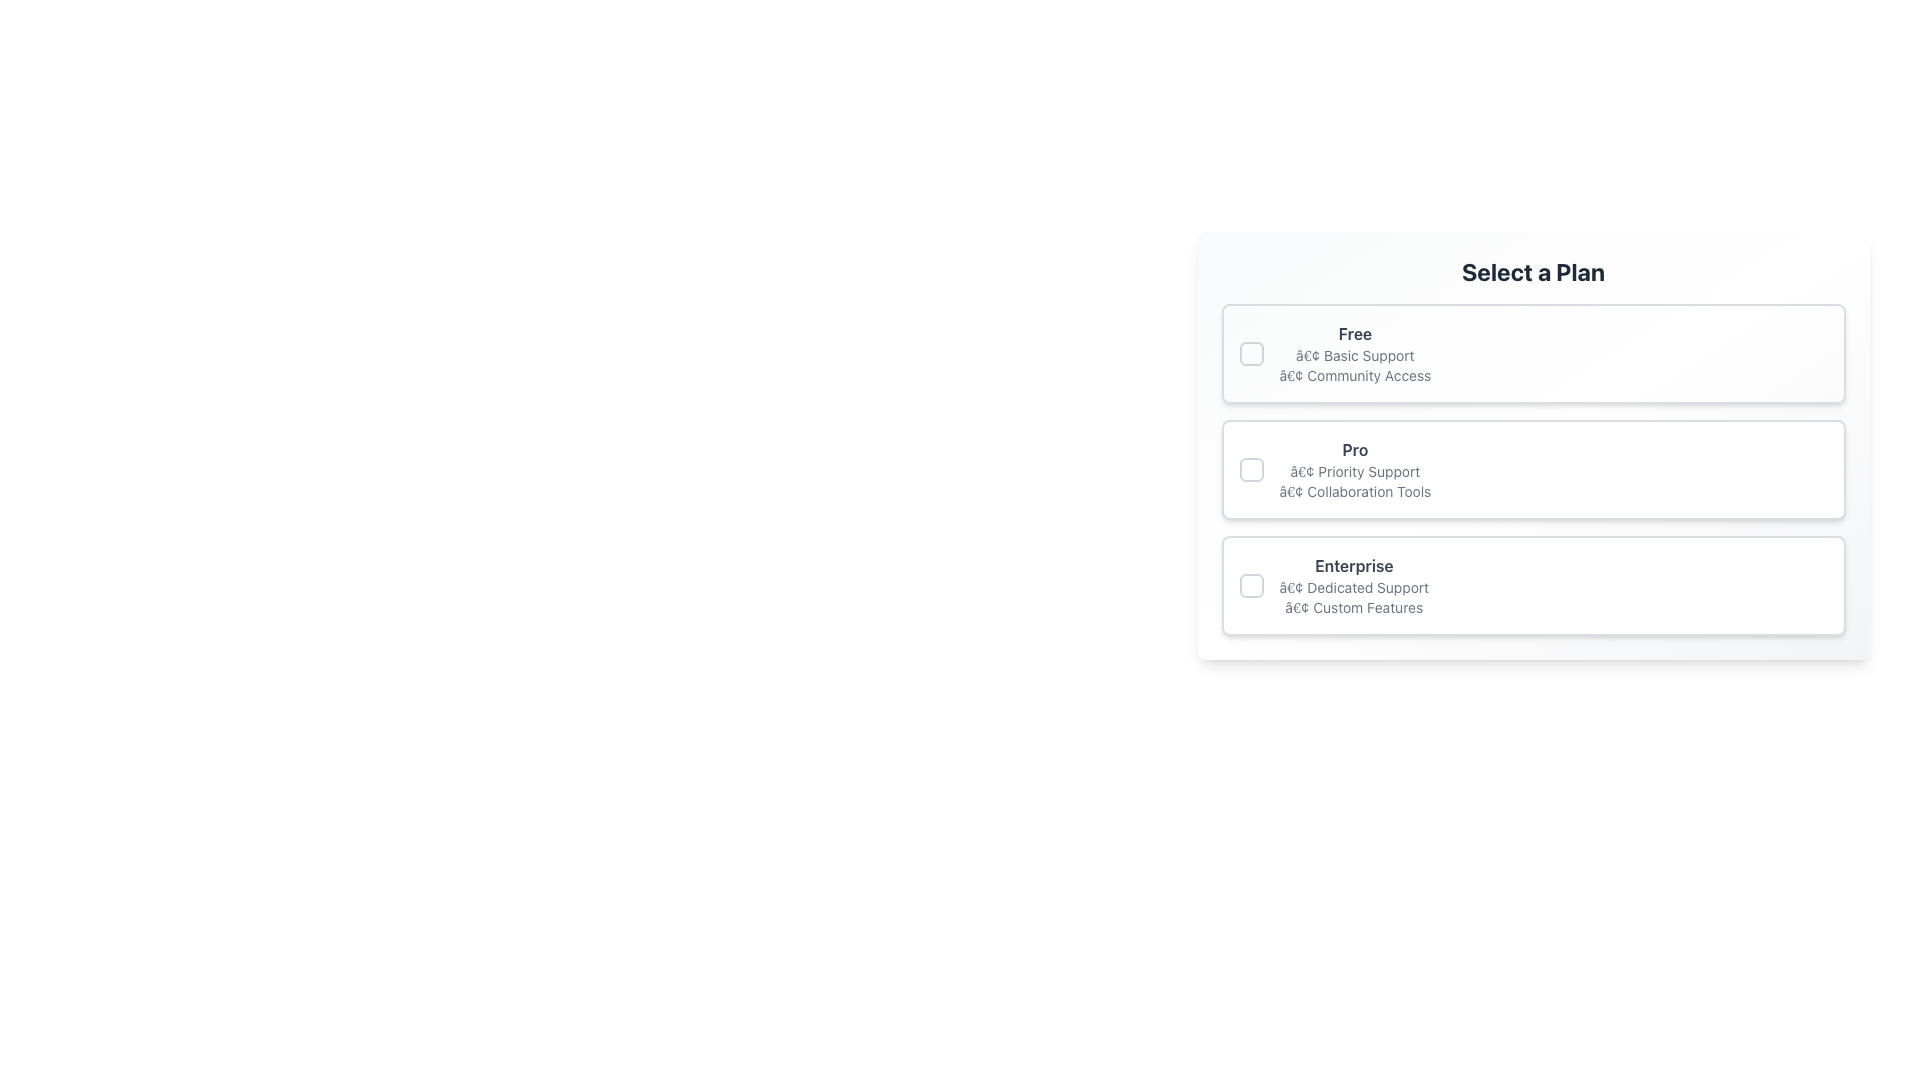  I want to click on the bold-styled label with the text 'Pro' displayed in gray color, located in the second grouping of selectable plans, so click(1355, 450).